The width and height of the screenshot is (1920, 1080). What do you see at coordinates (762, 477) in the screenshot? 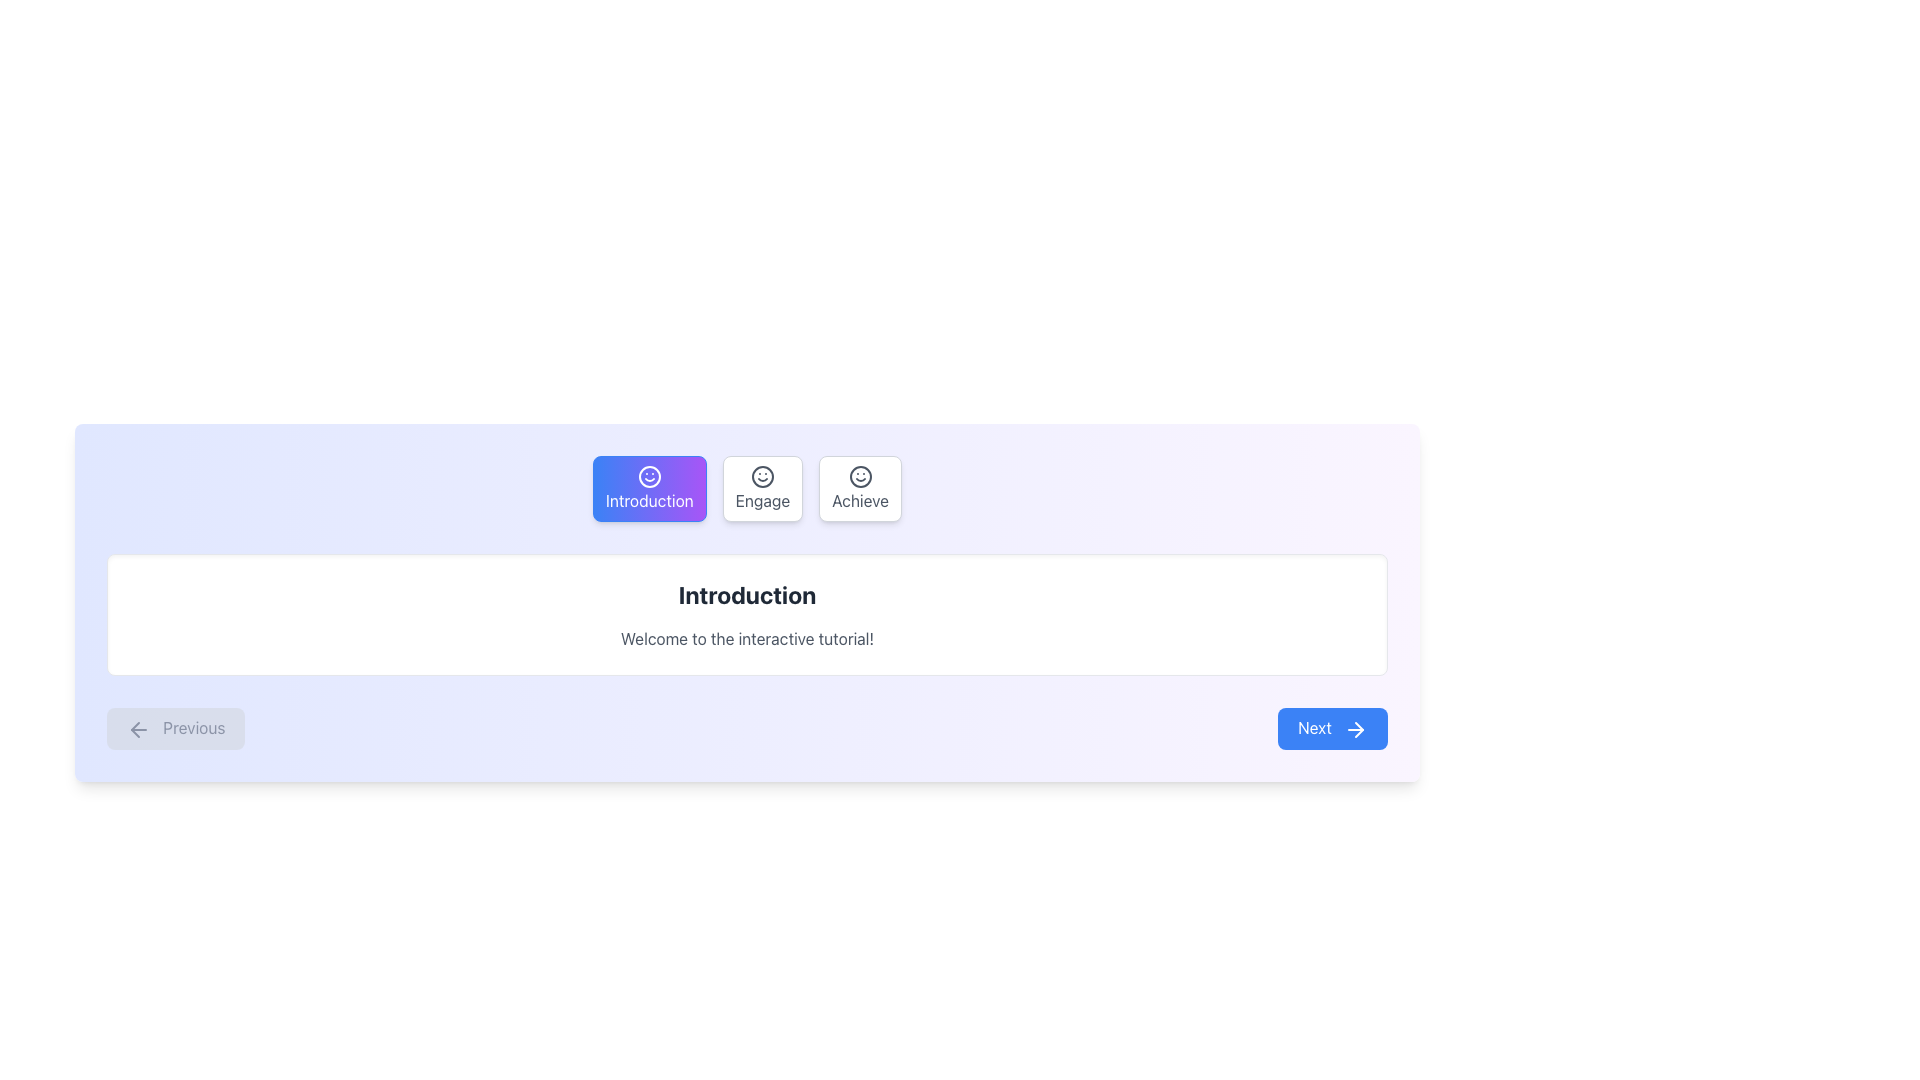
I see `the SVG Circle that forms the outline of the smiley face within the 'Engage' button, which is centrally positioned between the 'Introduction' and 'Achieve' options` at bounding box center [762, 477].